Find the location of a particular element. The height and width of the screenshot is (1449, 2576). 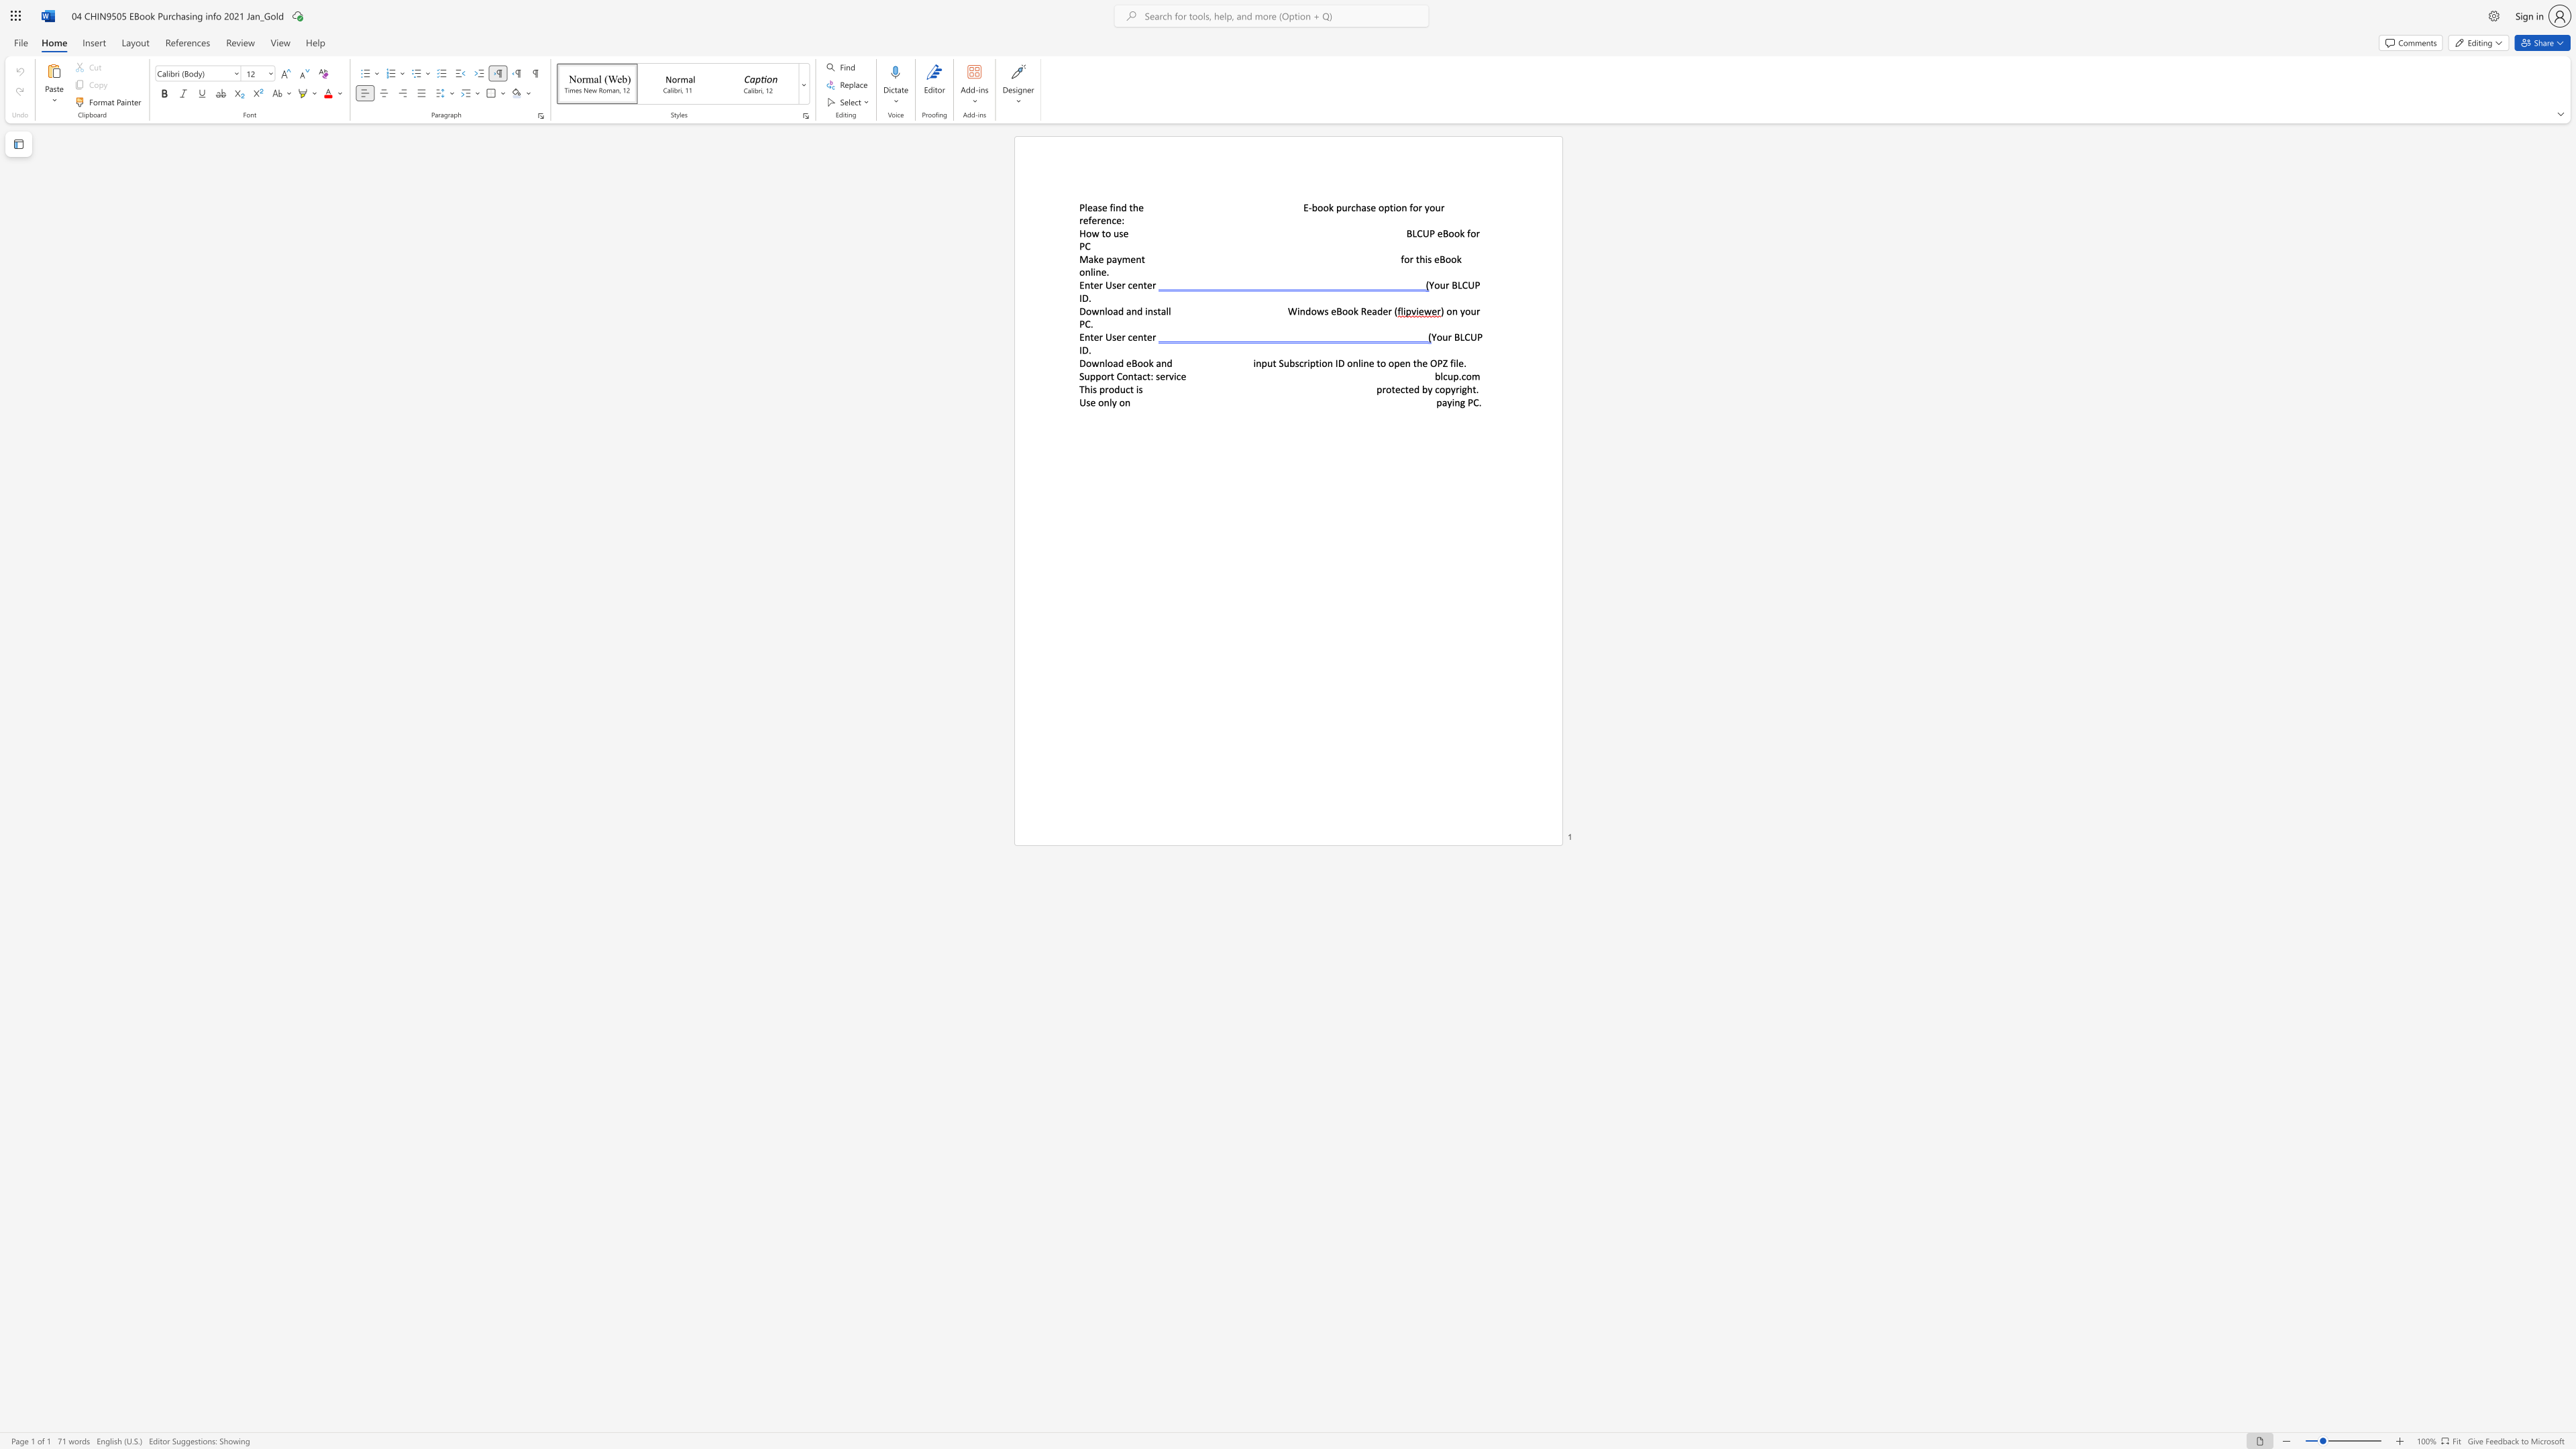

the 2th character "a" in the text is located at coordinates (1157, 362).